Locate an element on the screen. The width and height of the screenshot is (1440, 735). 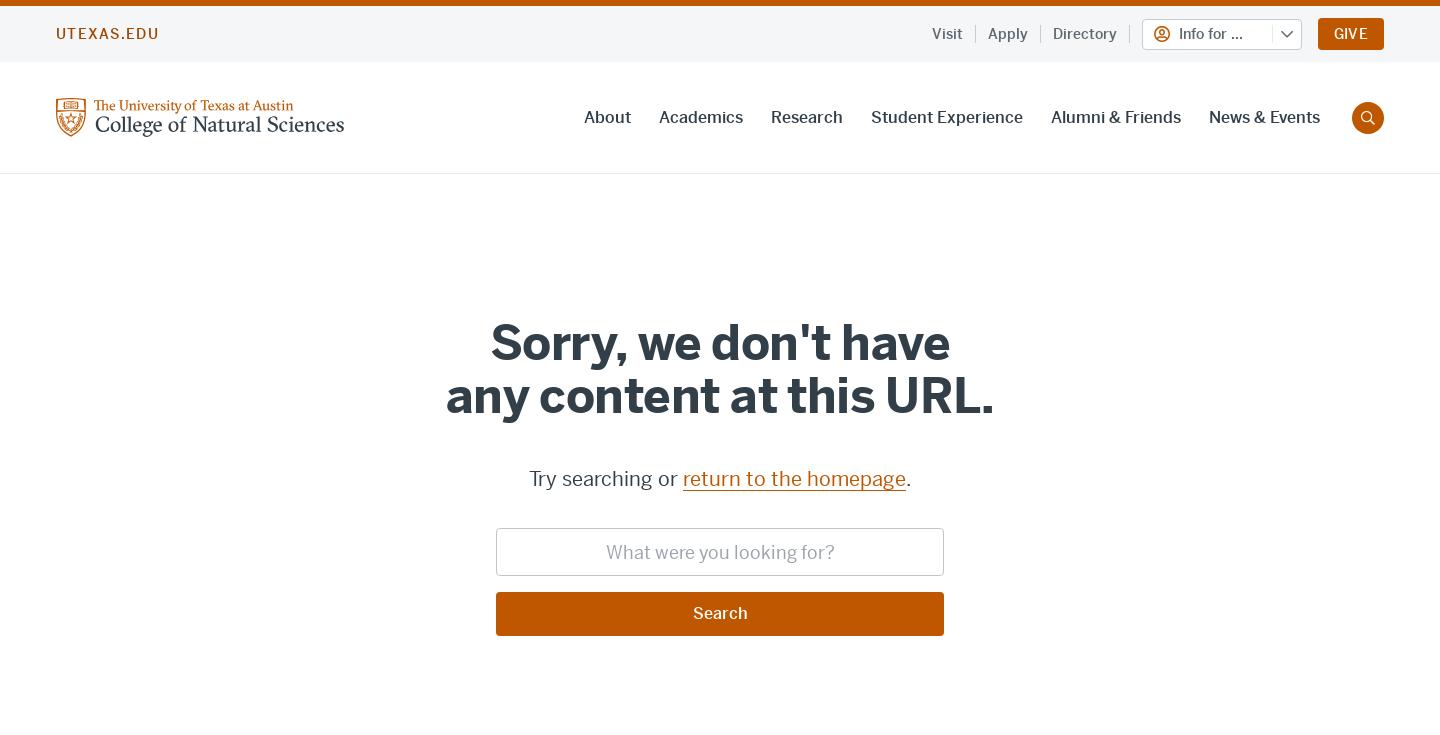
'any content at this URL.' is located at coordinates (719, 395).